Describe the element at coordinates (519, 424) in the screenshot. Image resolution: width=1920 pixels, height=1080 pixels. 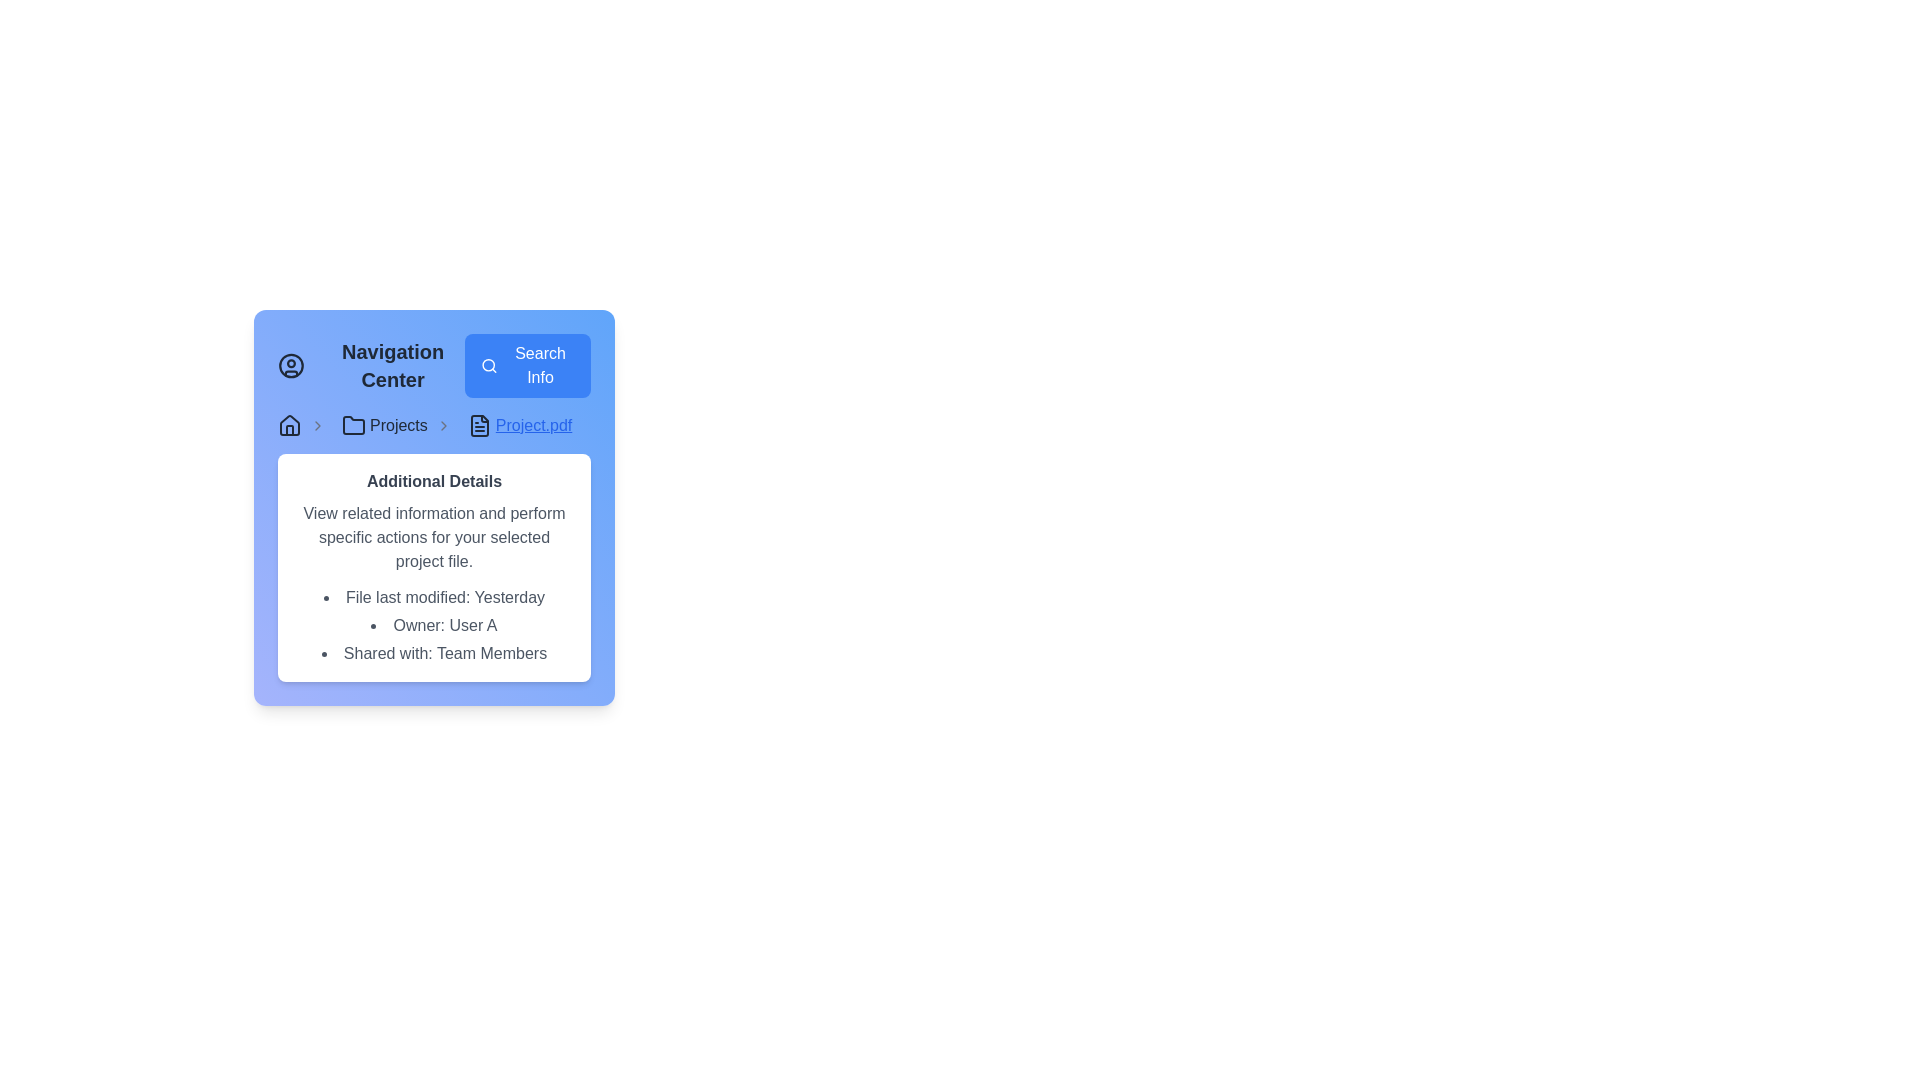
I see `the hyperlink with an icon that links to 'Project.pdf' located at the end of the breadcrumb navigation bar under the 'Projects' label` at that location.